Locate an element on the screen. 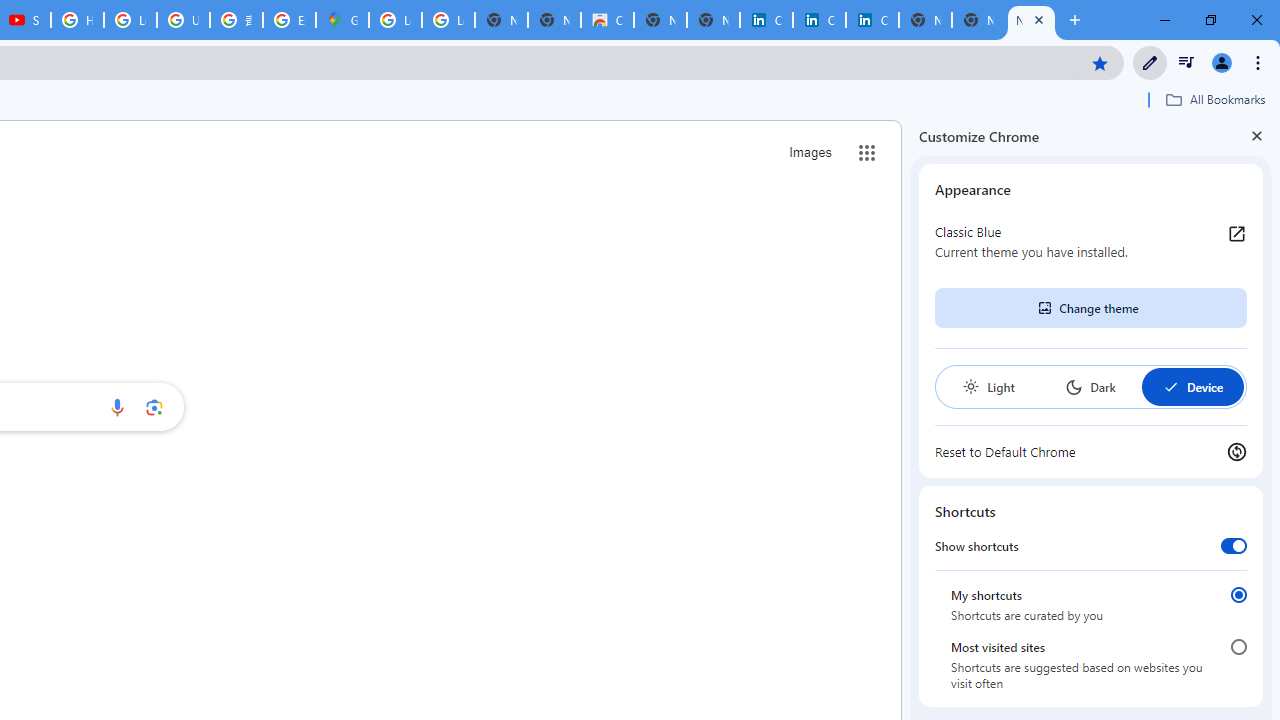 The width and height of the screenshot is (1280, 720). 'Explore new street-level details - Google Maps Help' is located at coordinates (288, 20).